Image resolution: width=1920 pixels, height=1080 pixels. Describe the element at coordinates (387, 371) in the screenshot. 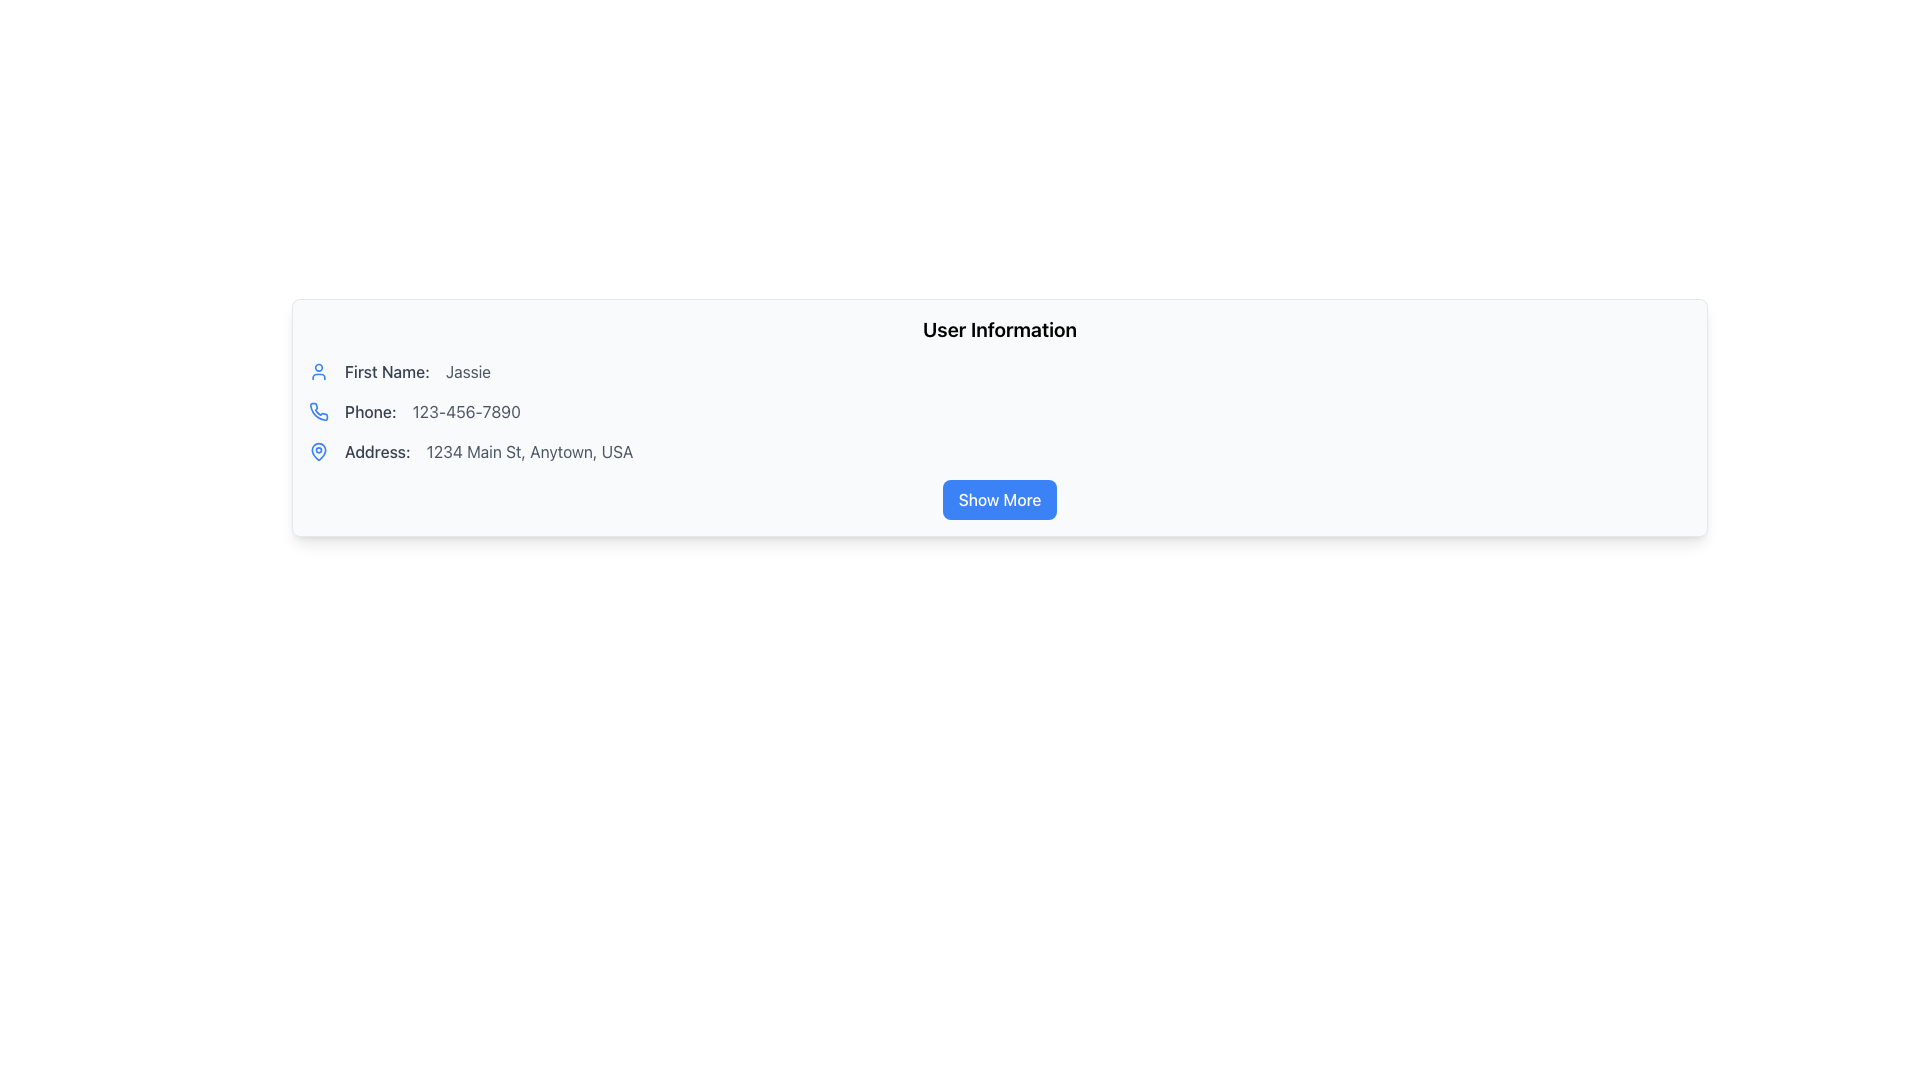

I see `the Text Label that indicates the user's first name, located to the right of the user icon and at the top of the user information section` at that location.